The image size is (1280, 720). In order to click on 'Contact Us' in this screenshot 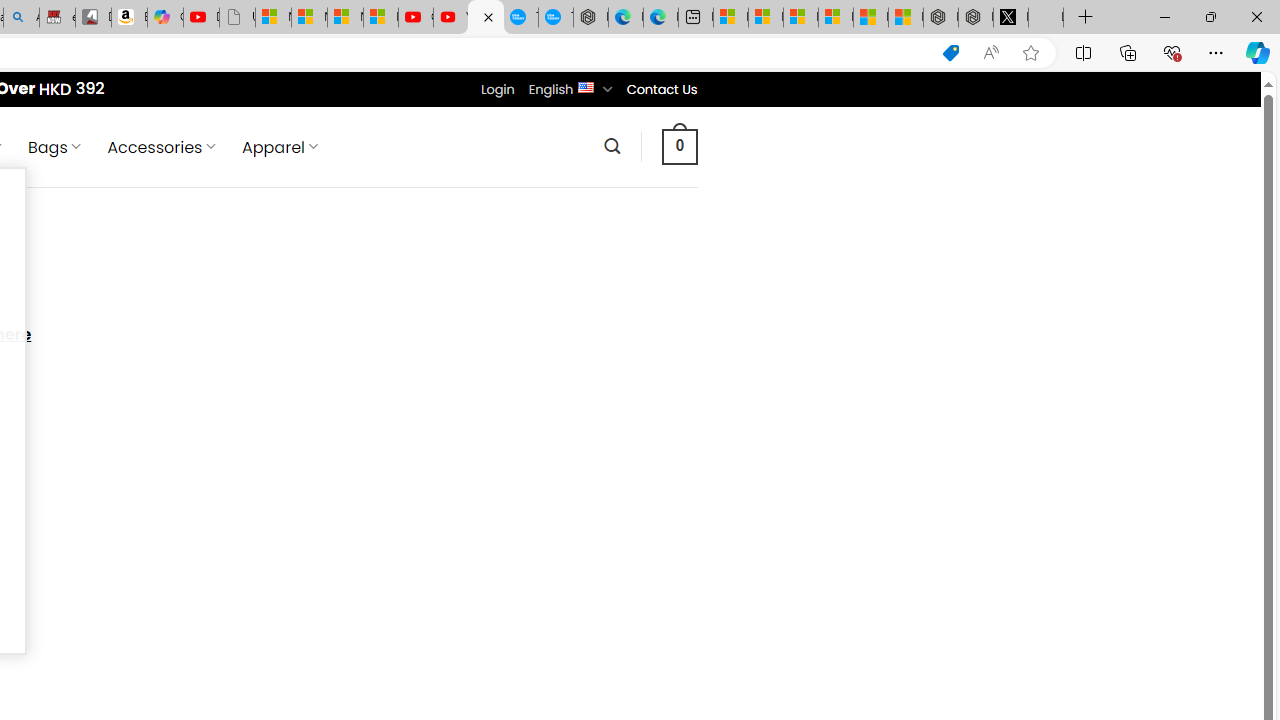, I will do `click(661, 88)`.